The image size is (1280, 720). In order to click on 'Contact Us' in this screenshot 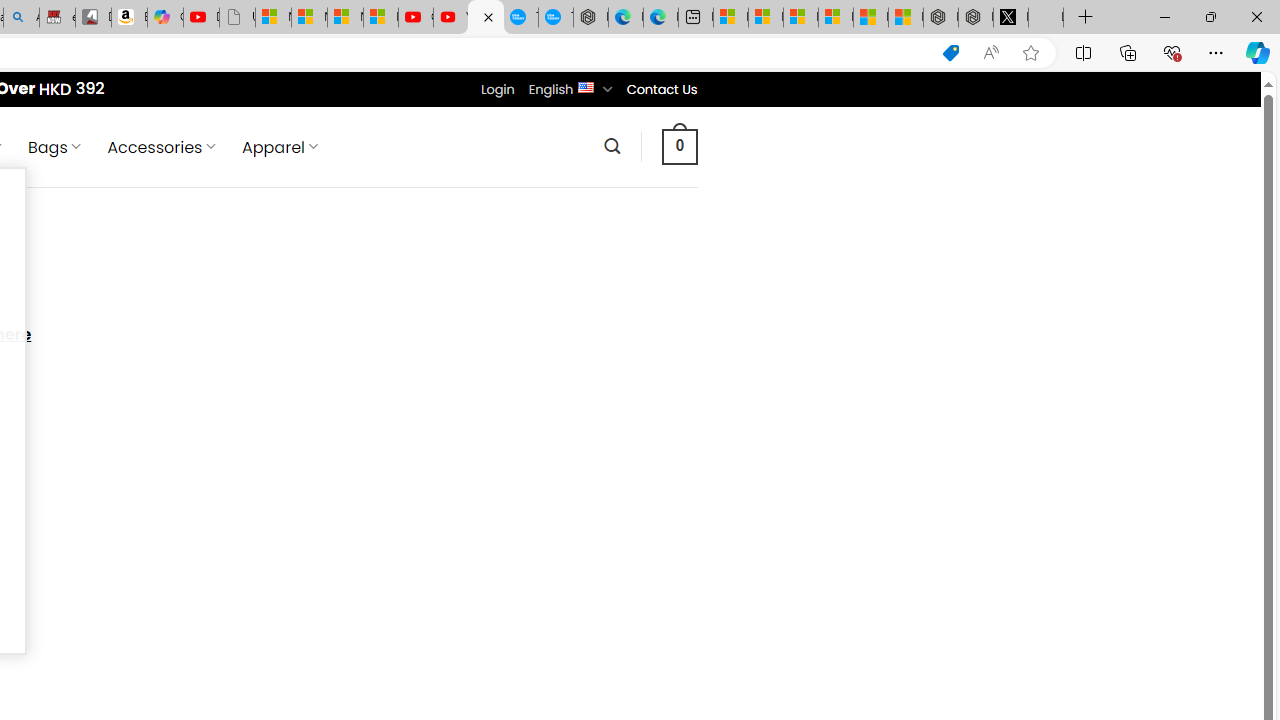, I will do `click(661, 88)`.